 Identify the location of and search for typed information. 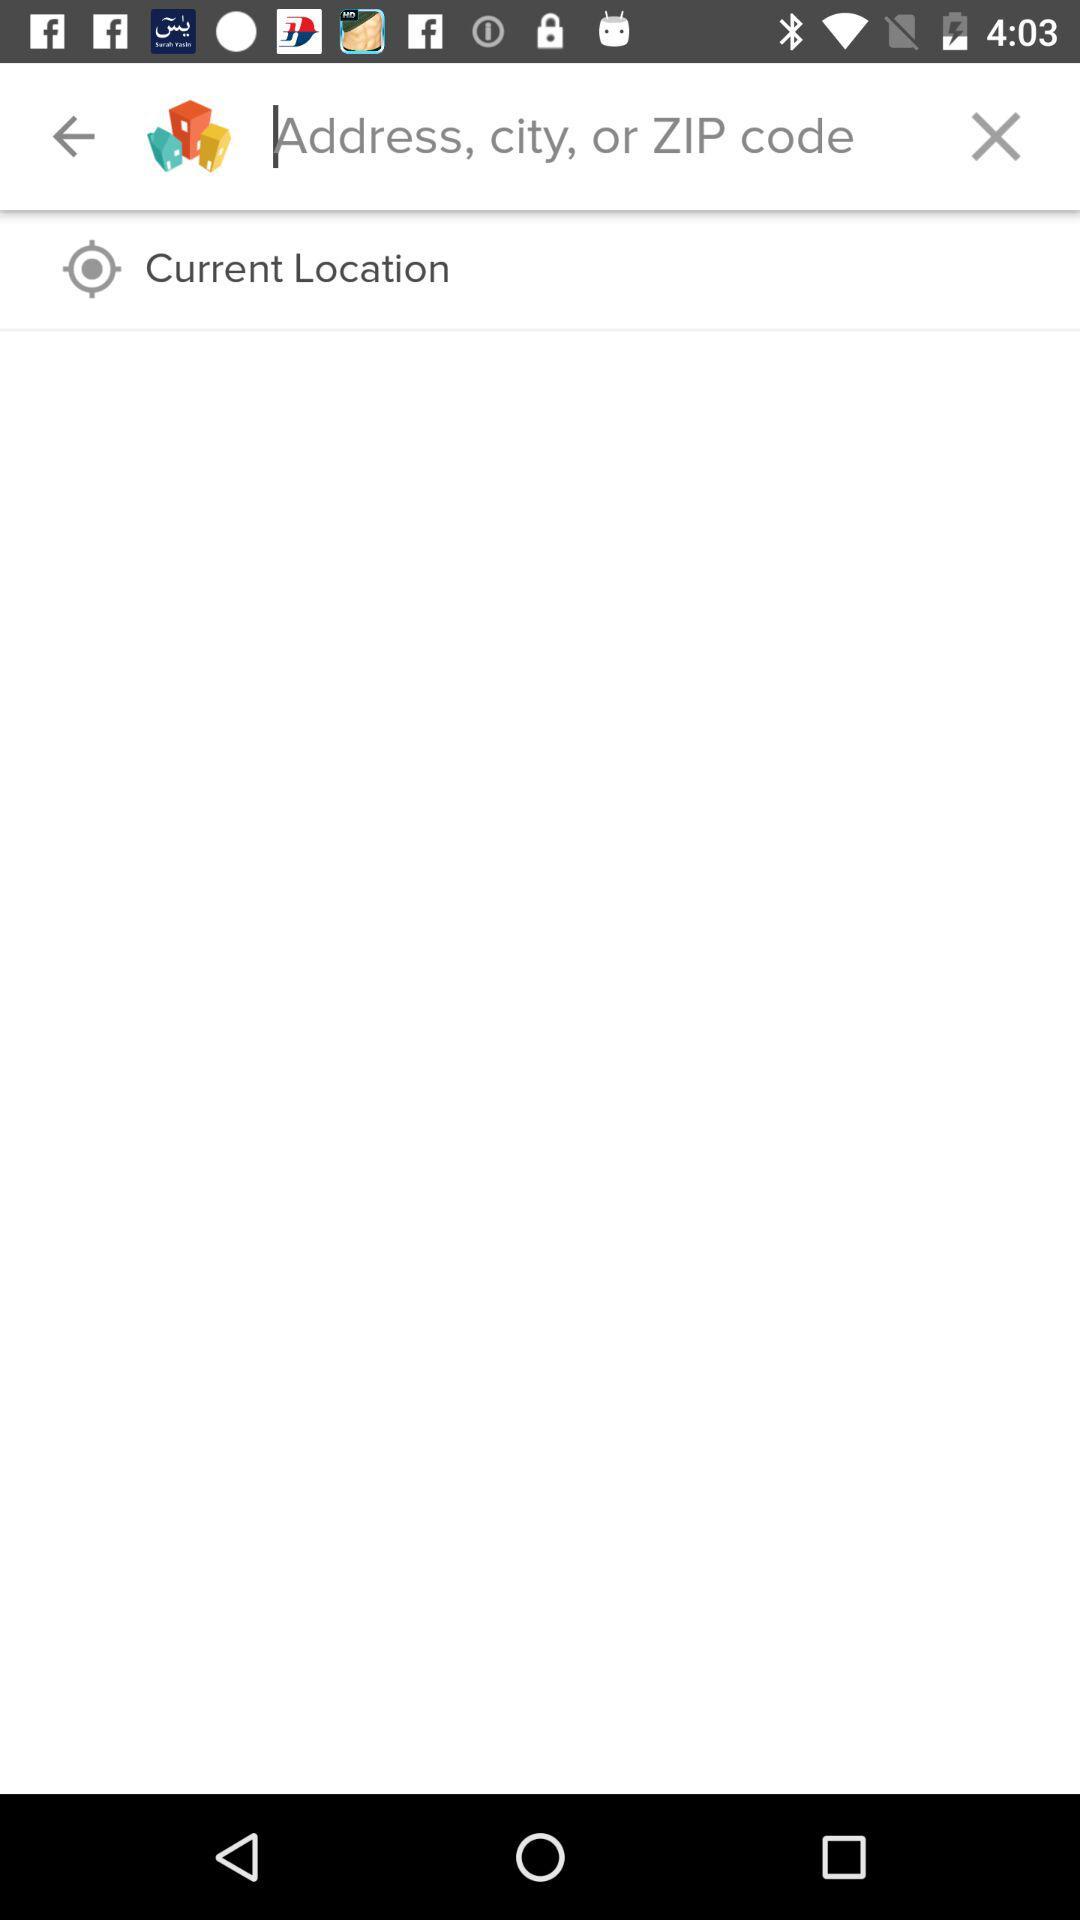
(591, 135).